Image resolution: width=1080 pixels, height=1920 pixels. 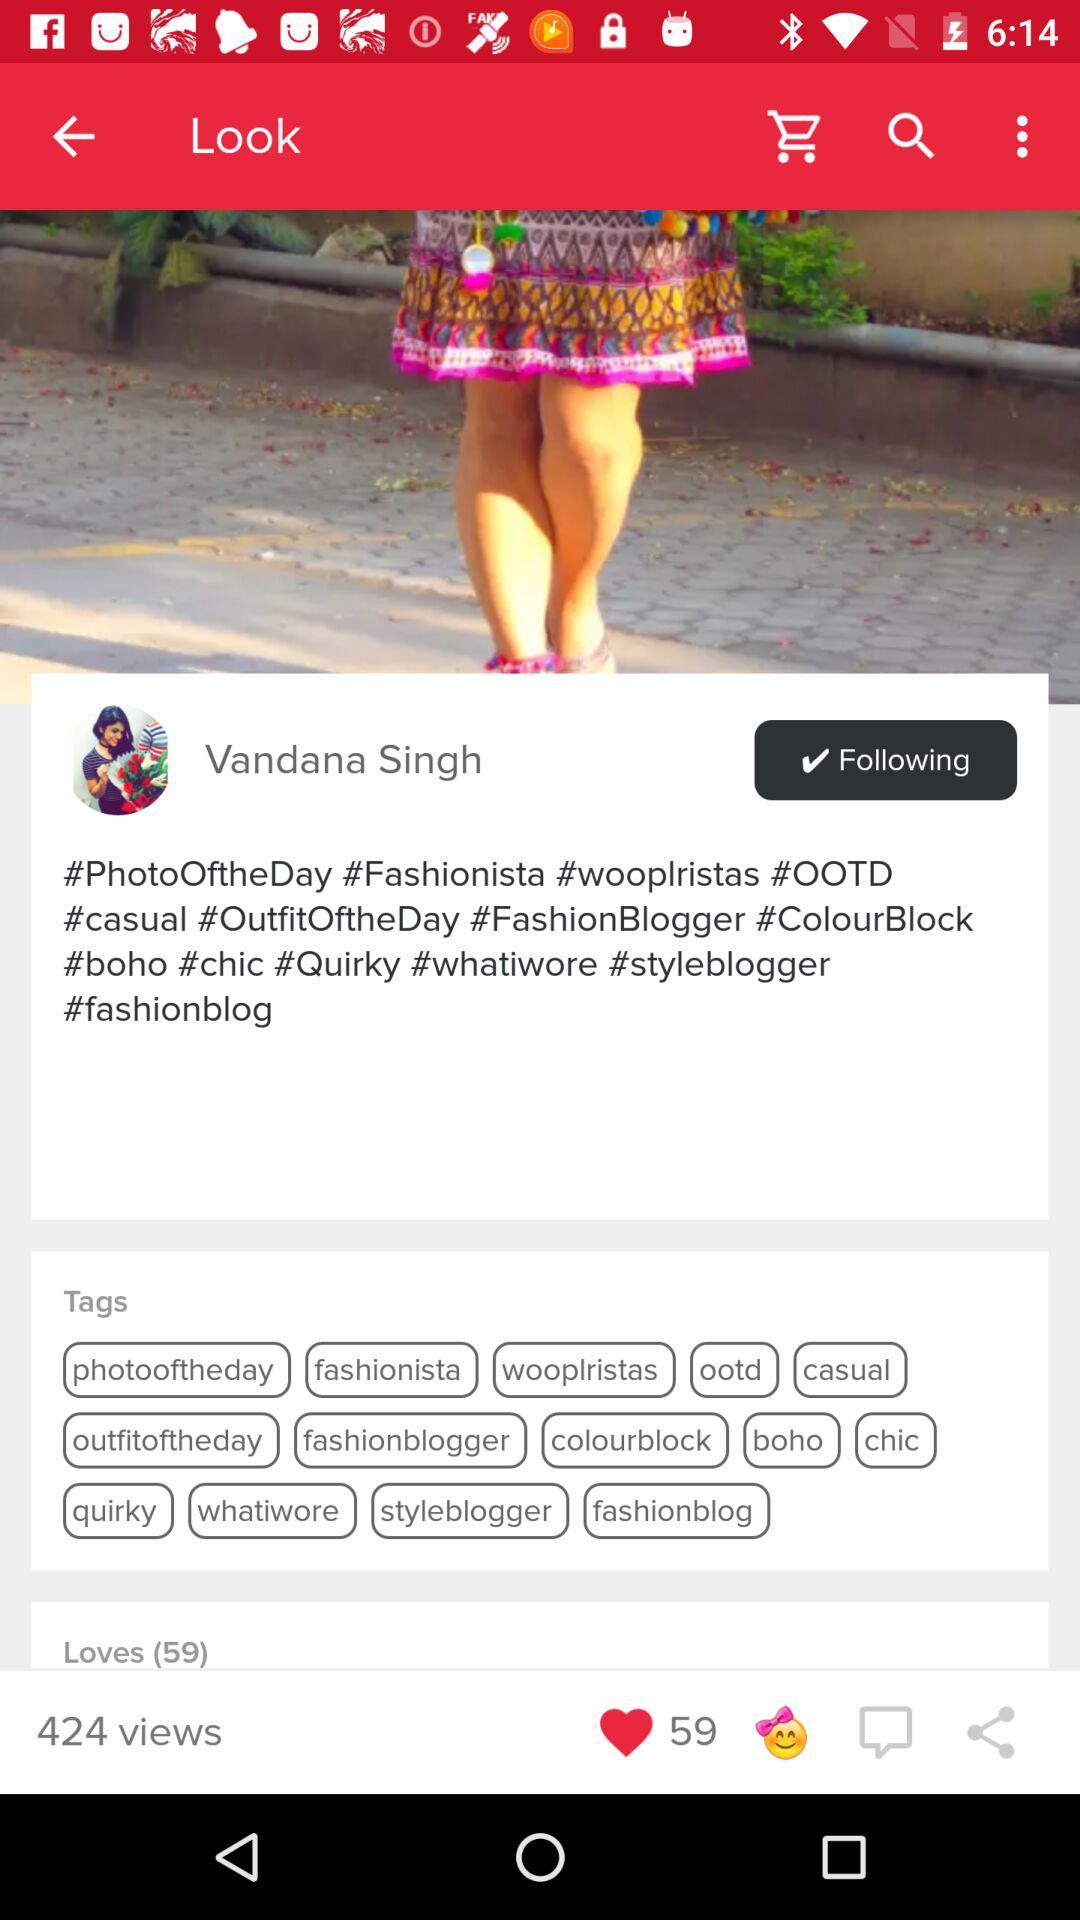 What do you see at coordinates (625, 1731) in the screenshot?
I see `the favorite icon` at bounding box center [625, 1731].